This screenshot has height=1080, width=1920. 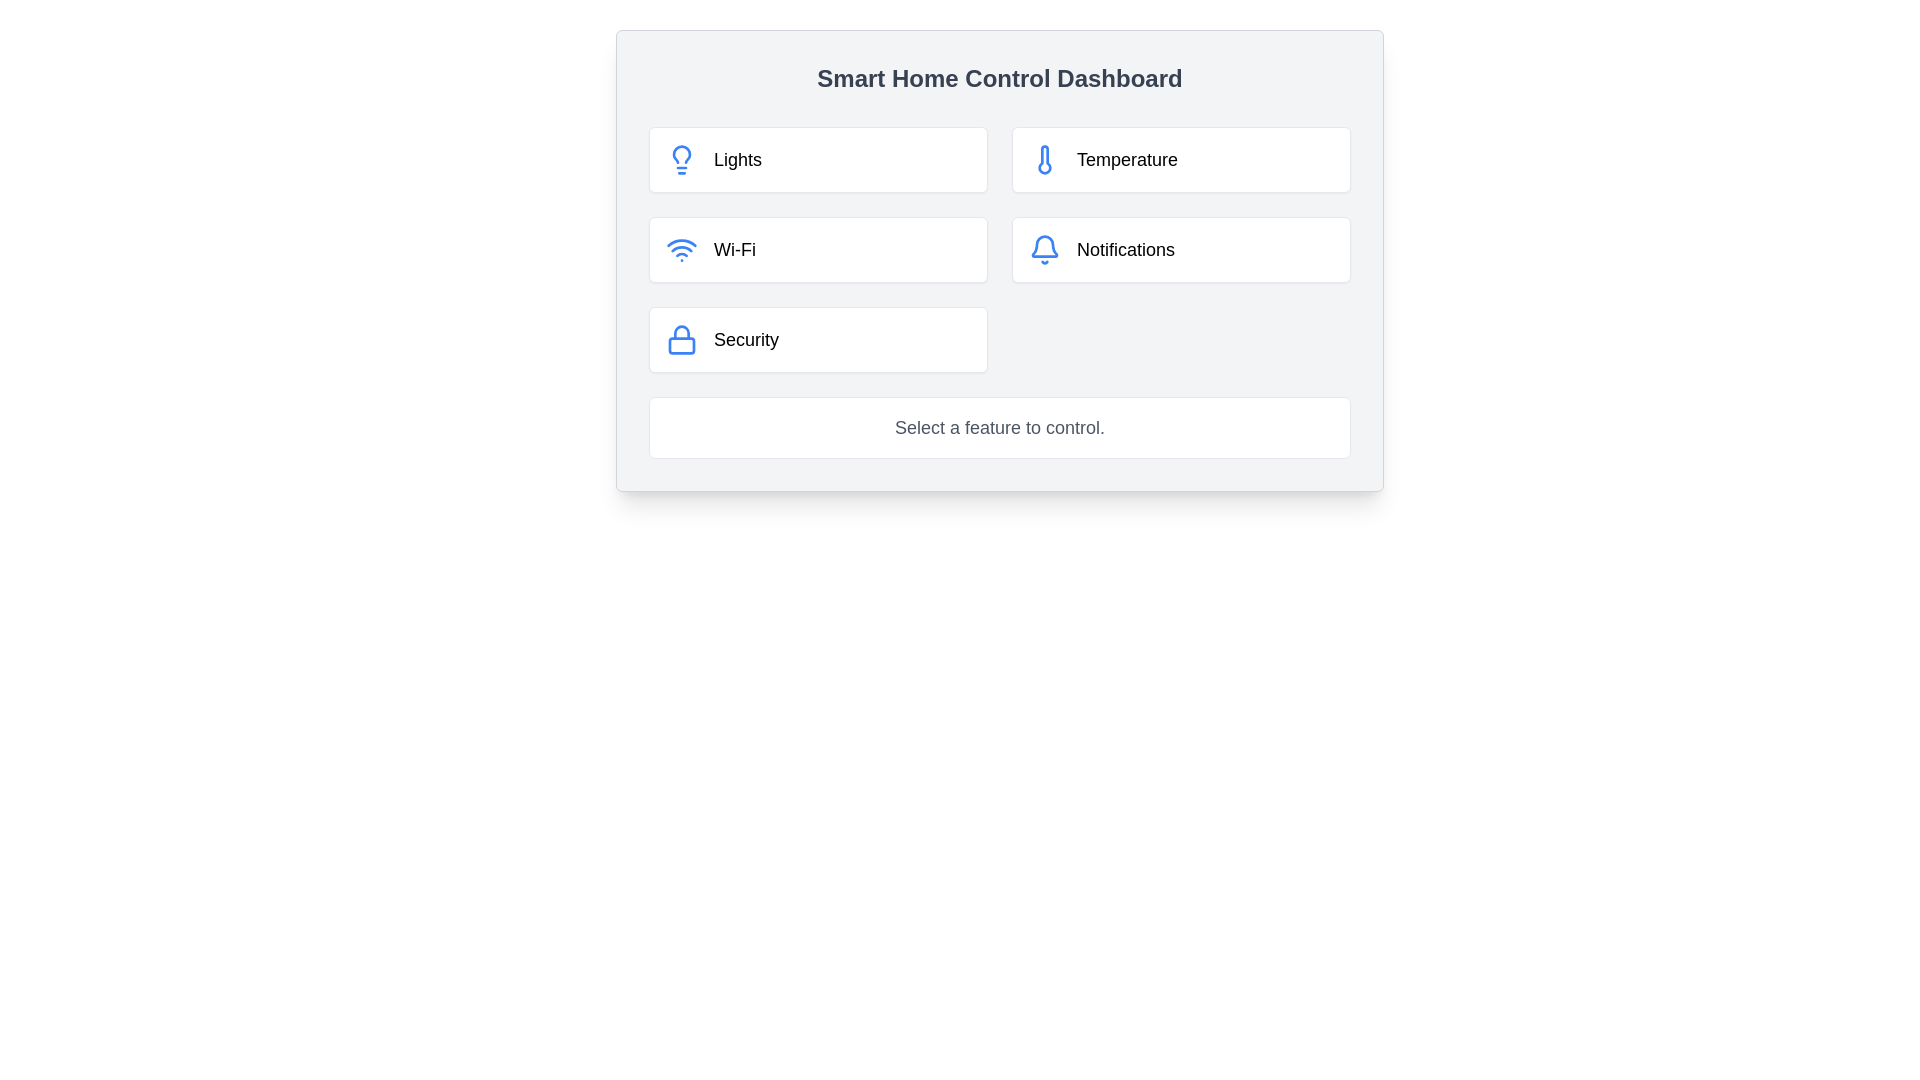 I want to click on the 'Temperature' text label in the smart home dashboard, located next to the thermometer icon in the top-right section of the grid layout, so click(x=1127, y=158).